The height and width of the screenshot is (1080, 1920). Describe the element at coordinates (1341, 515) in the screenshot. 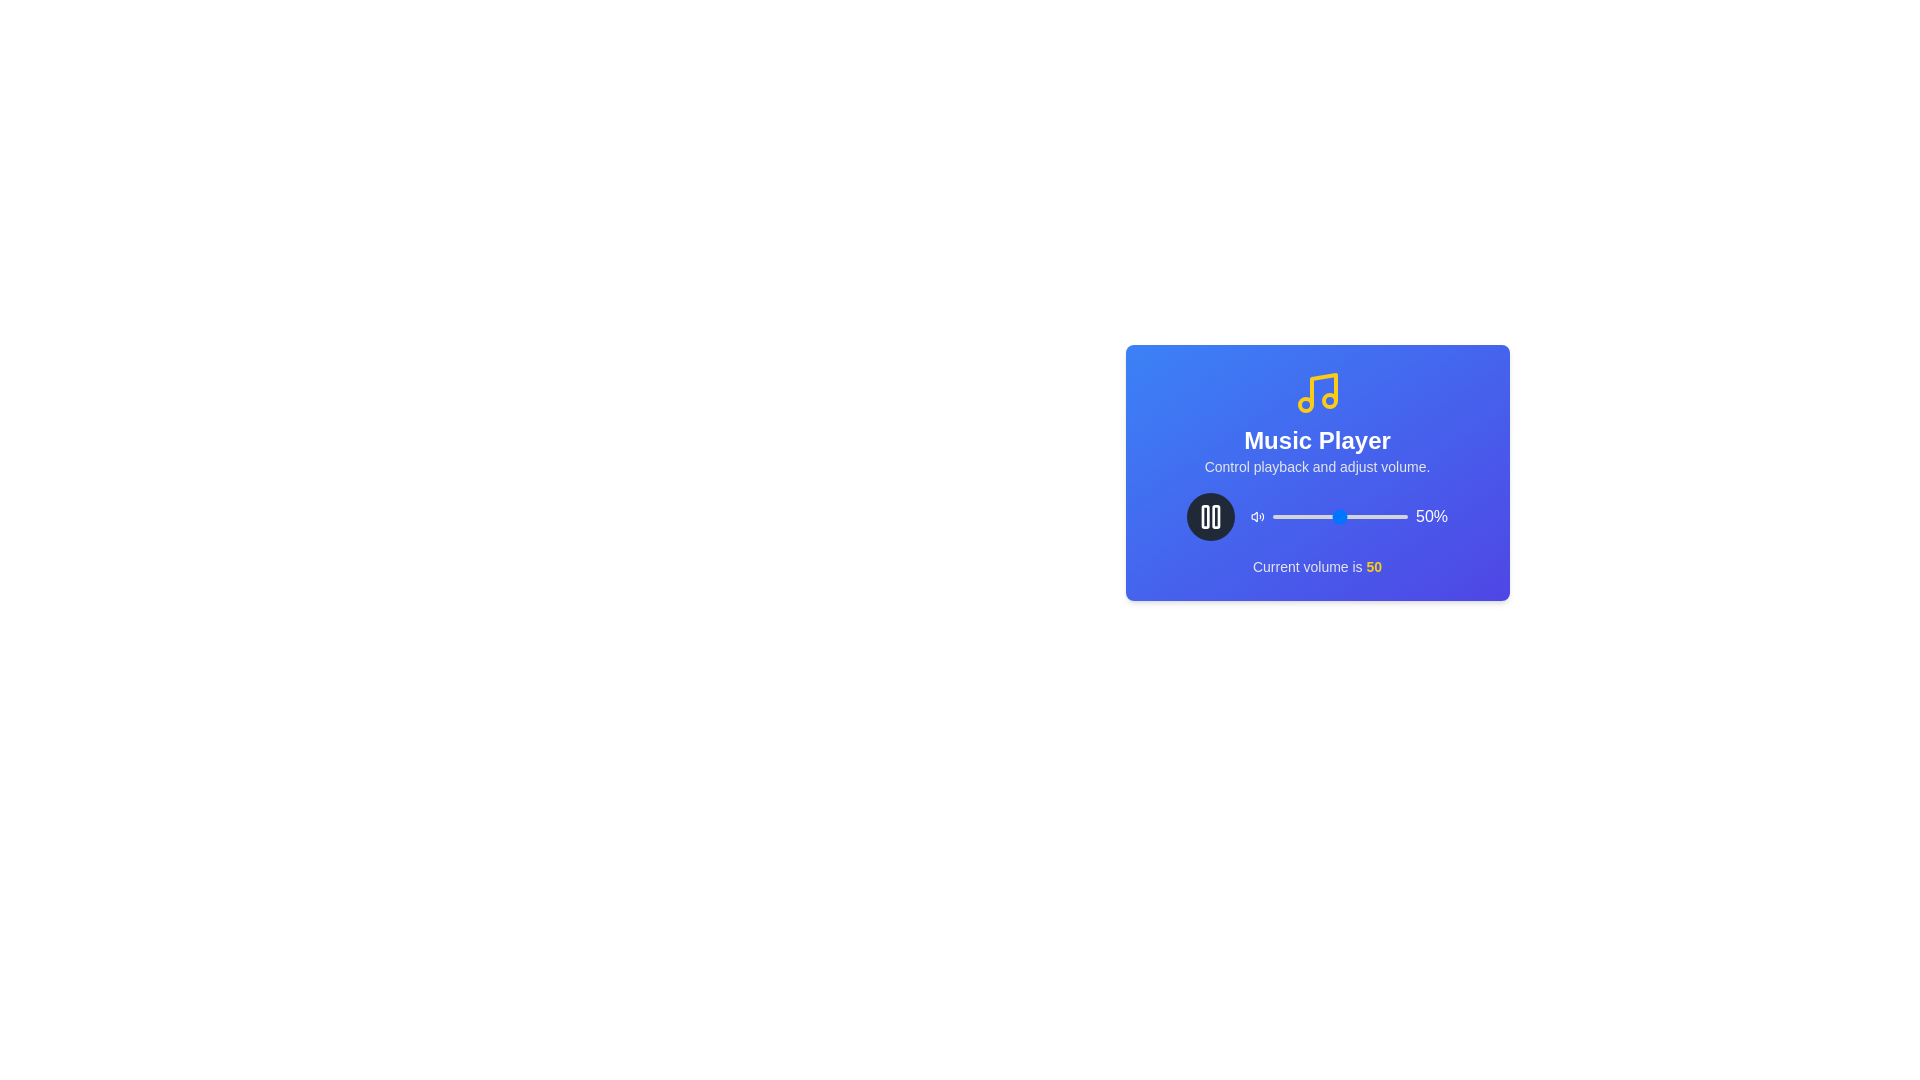

I see `the volume slider to set the volume to 51%` at that location.